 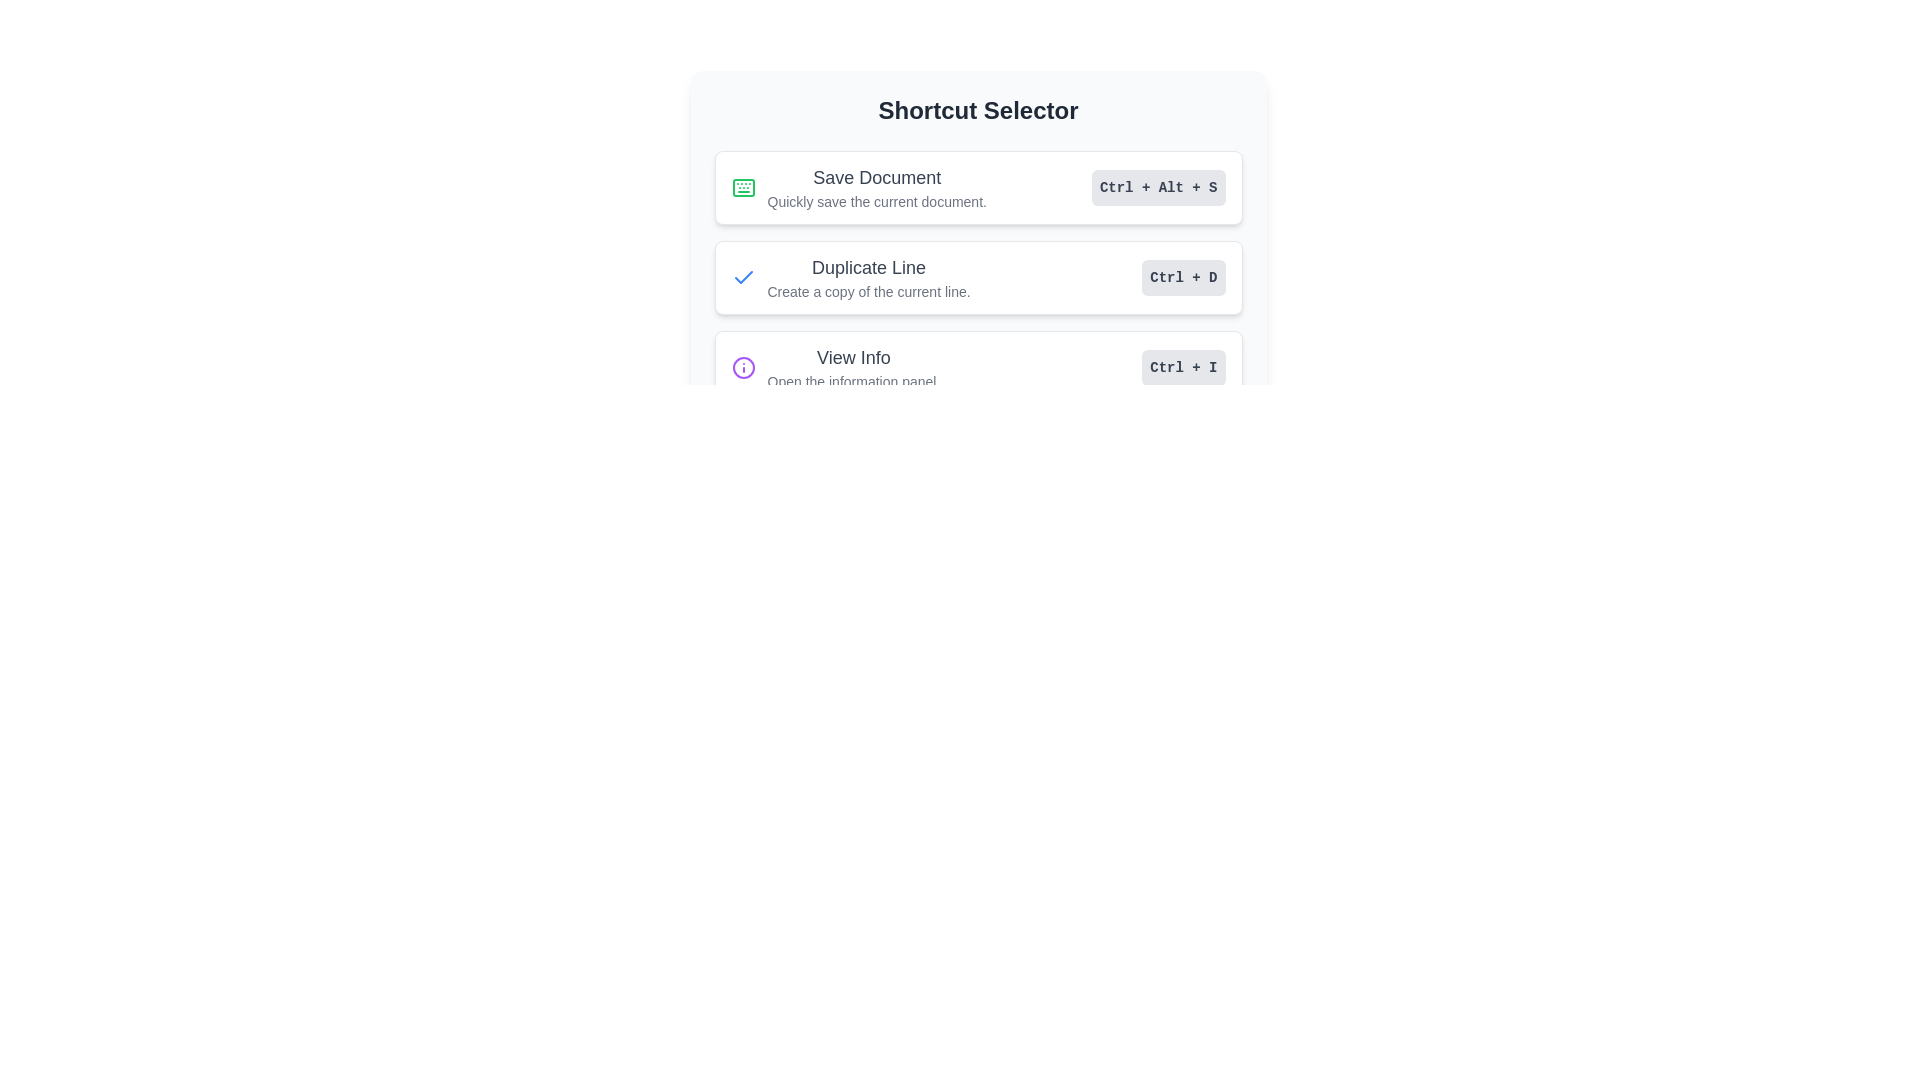 I want to click on the 'View Info' text label, which is the third option in a vertical list of selectable options, displayed in a medium-sized, bold gray font, located below the 'Duplicate Line' option, so click(x=853, y=357).